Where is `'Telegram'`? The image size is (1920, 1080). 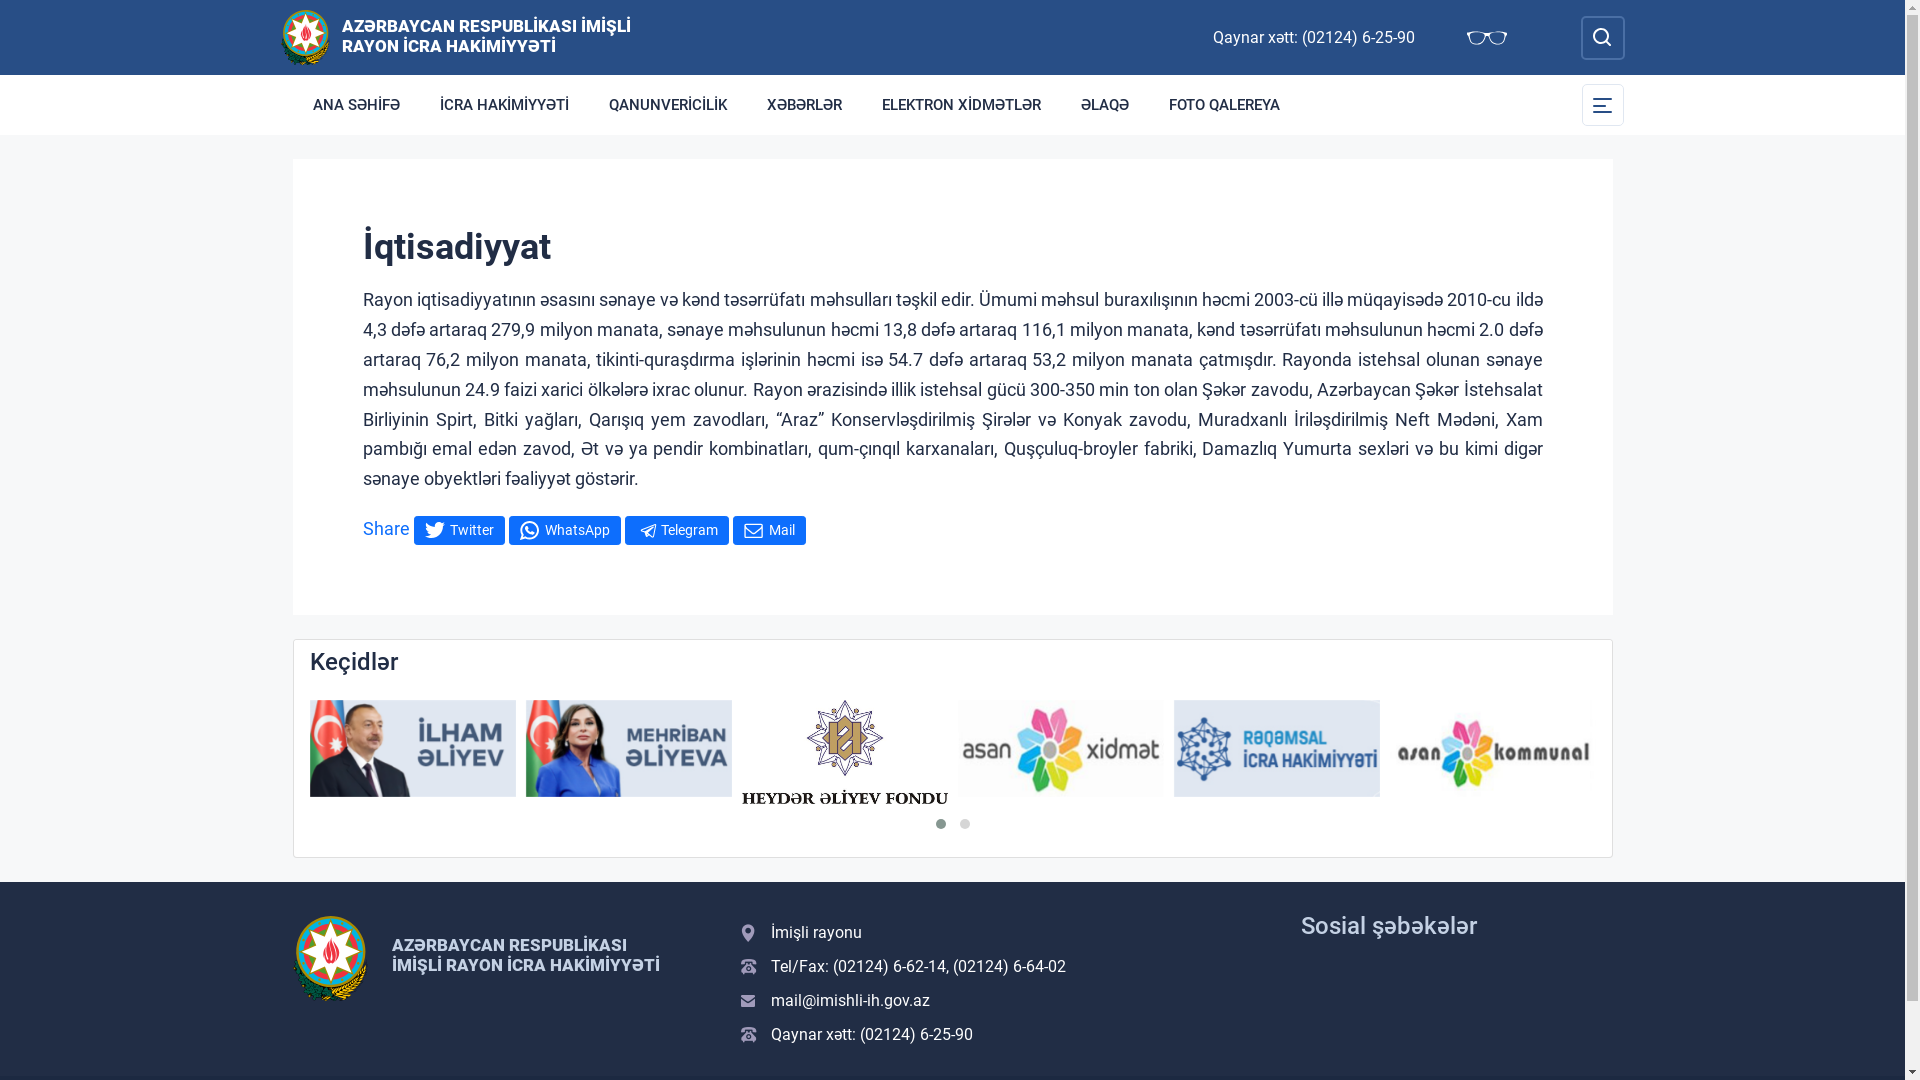 'Telegram' is located at coordinates (676, 529).